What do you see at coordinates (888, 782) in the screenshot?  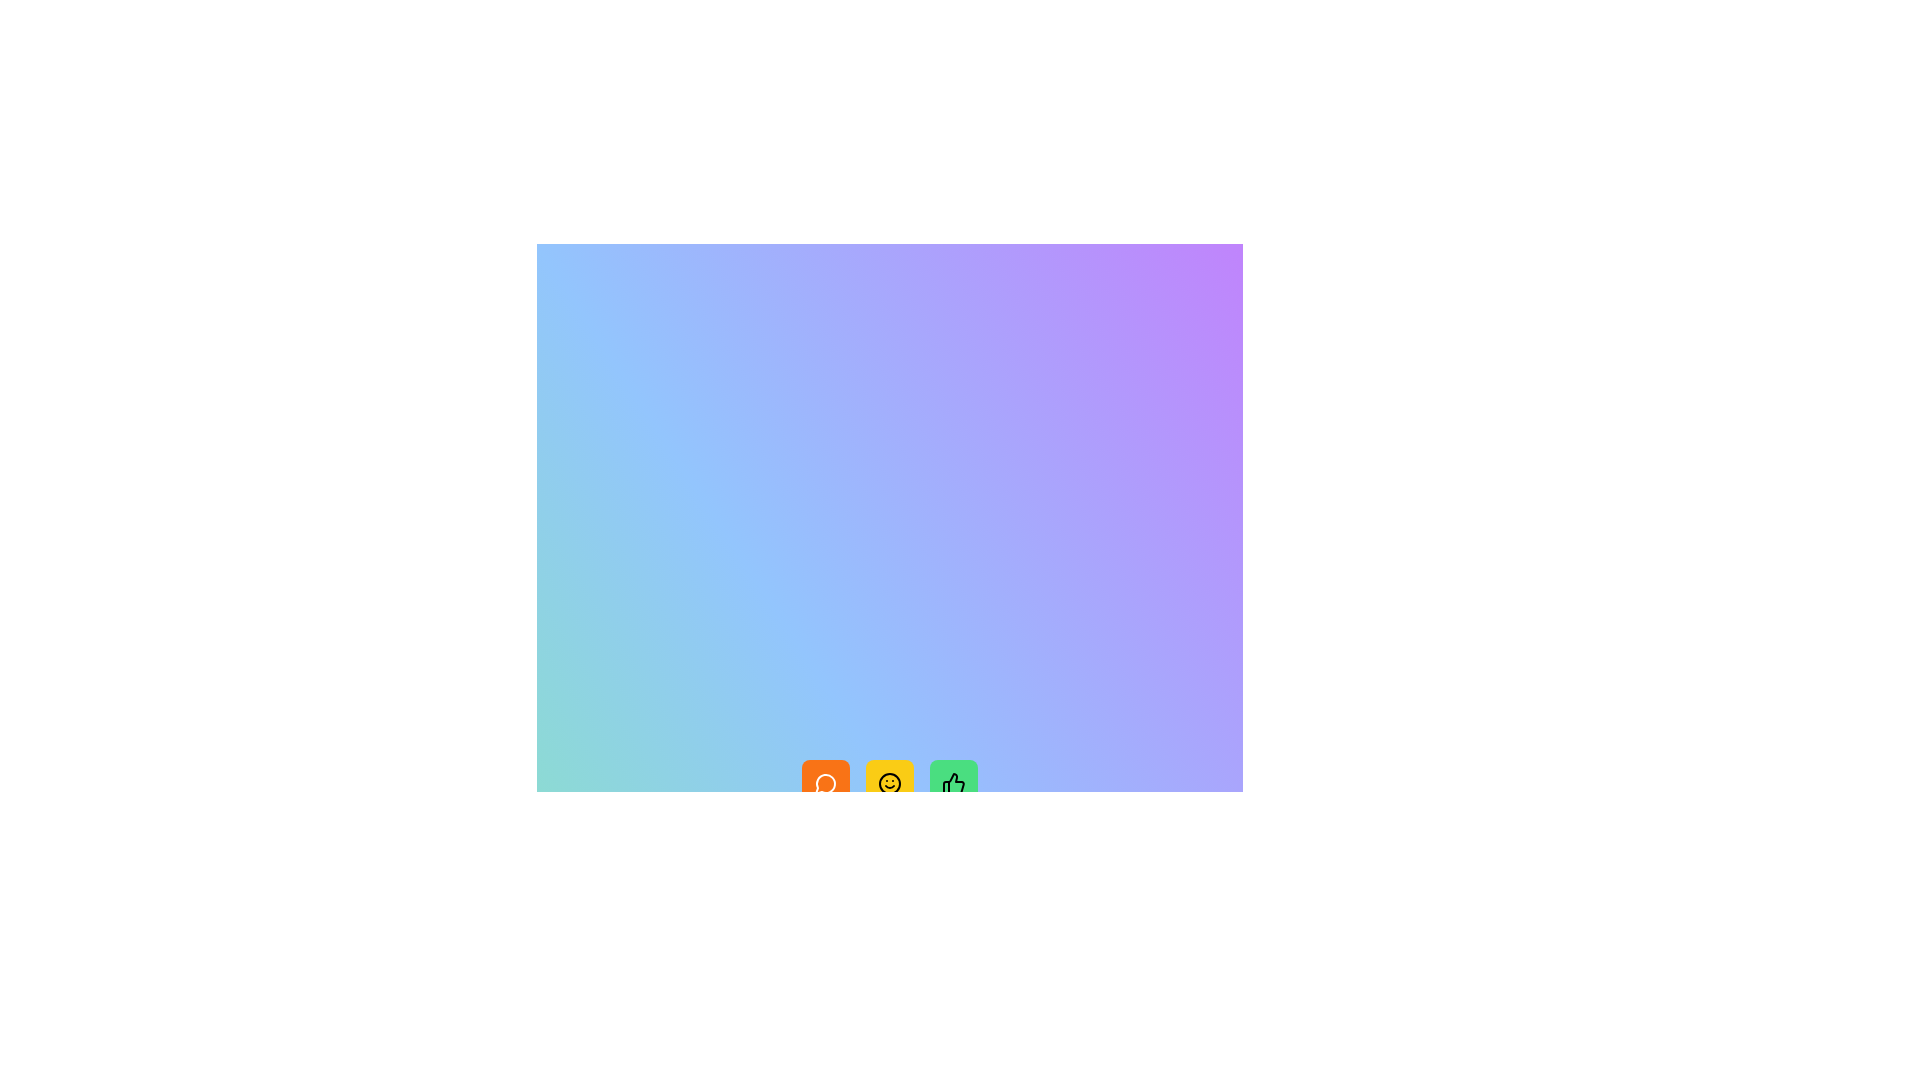 I see `the smiley face icon, which is the second of three adjacent icons at the bottom center of the interface, to perform a positive action or sentiment` at bounding box center [888, 782].